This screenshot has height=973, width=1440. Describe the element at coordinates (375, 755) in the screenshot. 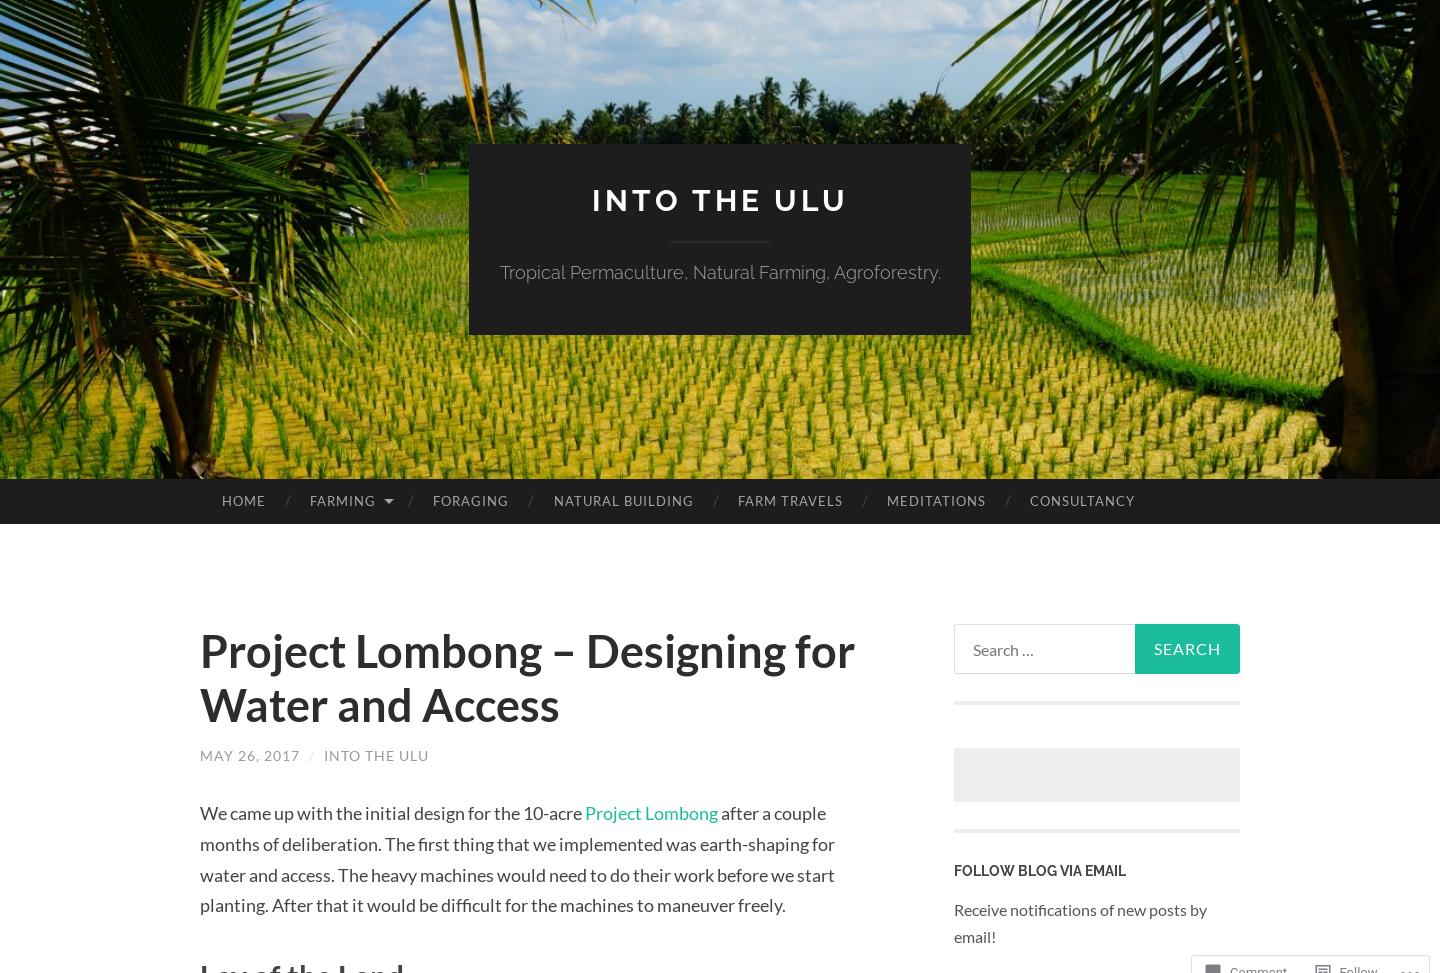

I see `'Into The Ulu'` at that location.